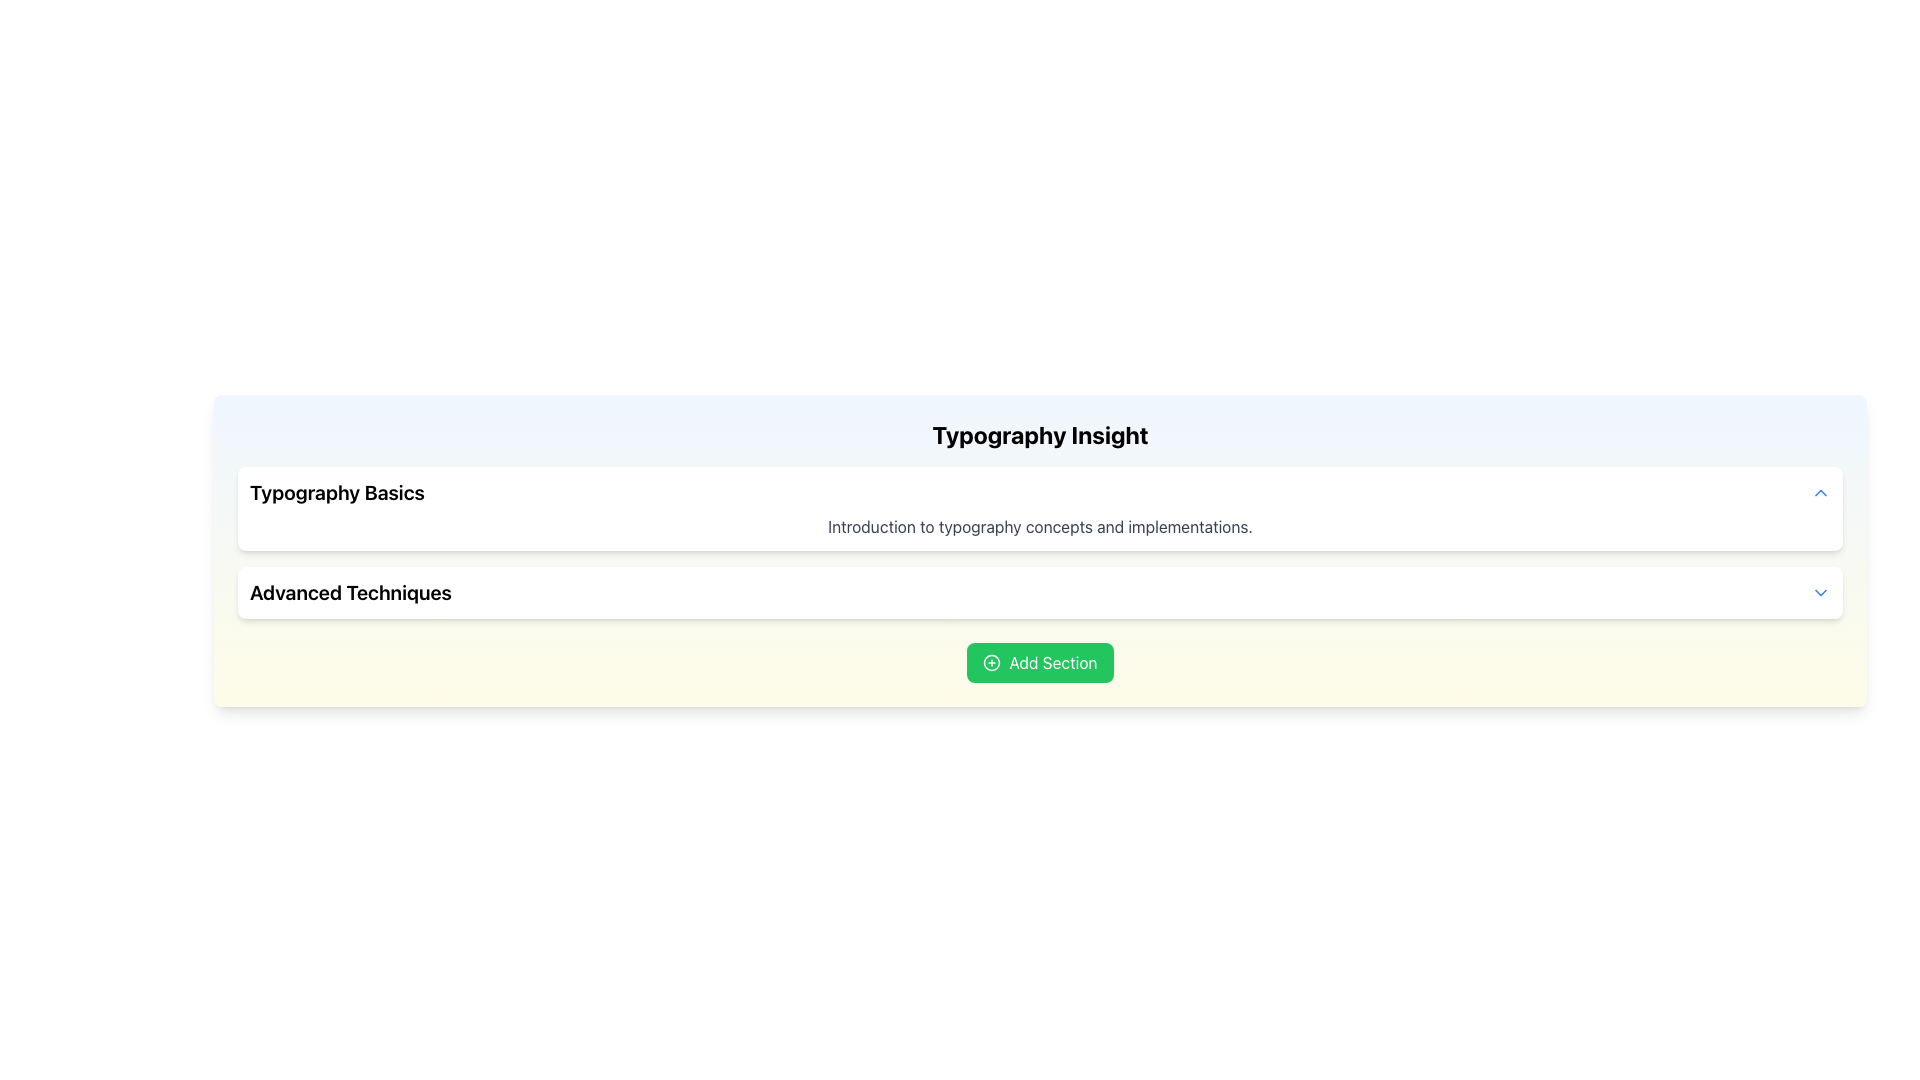  I want to click on the static text element that serves as the title or header for the section, located above 'Typography Basics' and 'Advanced Techniques', so click(1040, 434).